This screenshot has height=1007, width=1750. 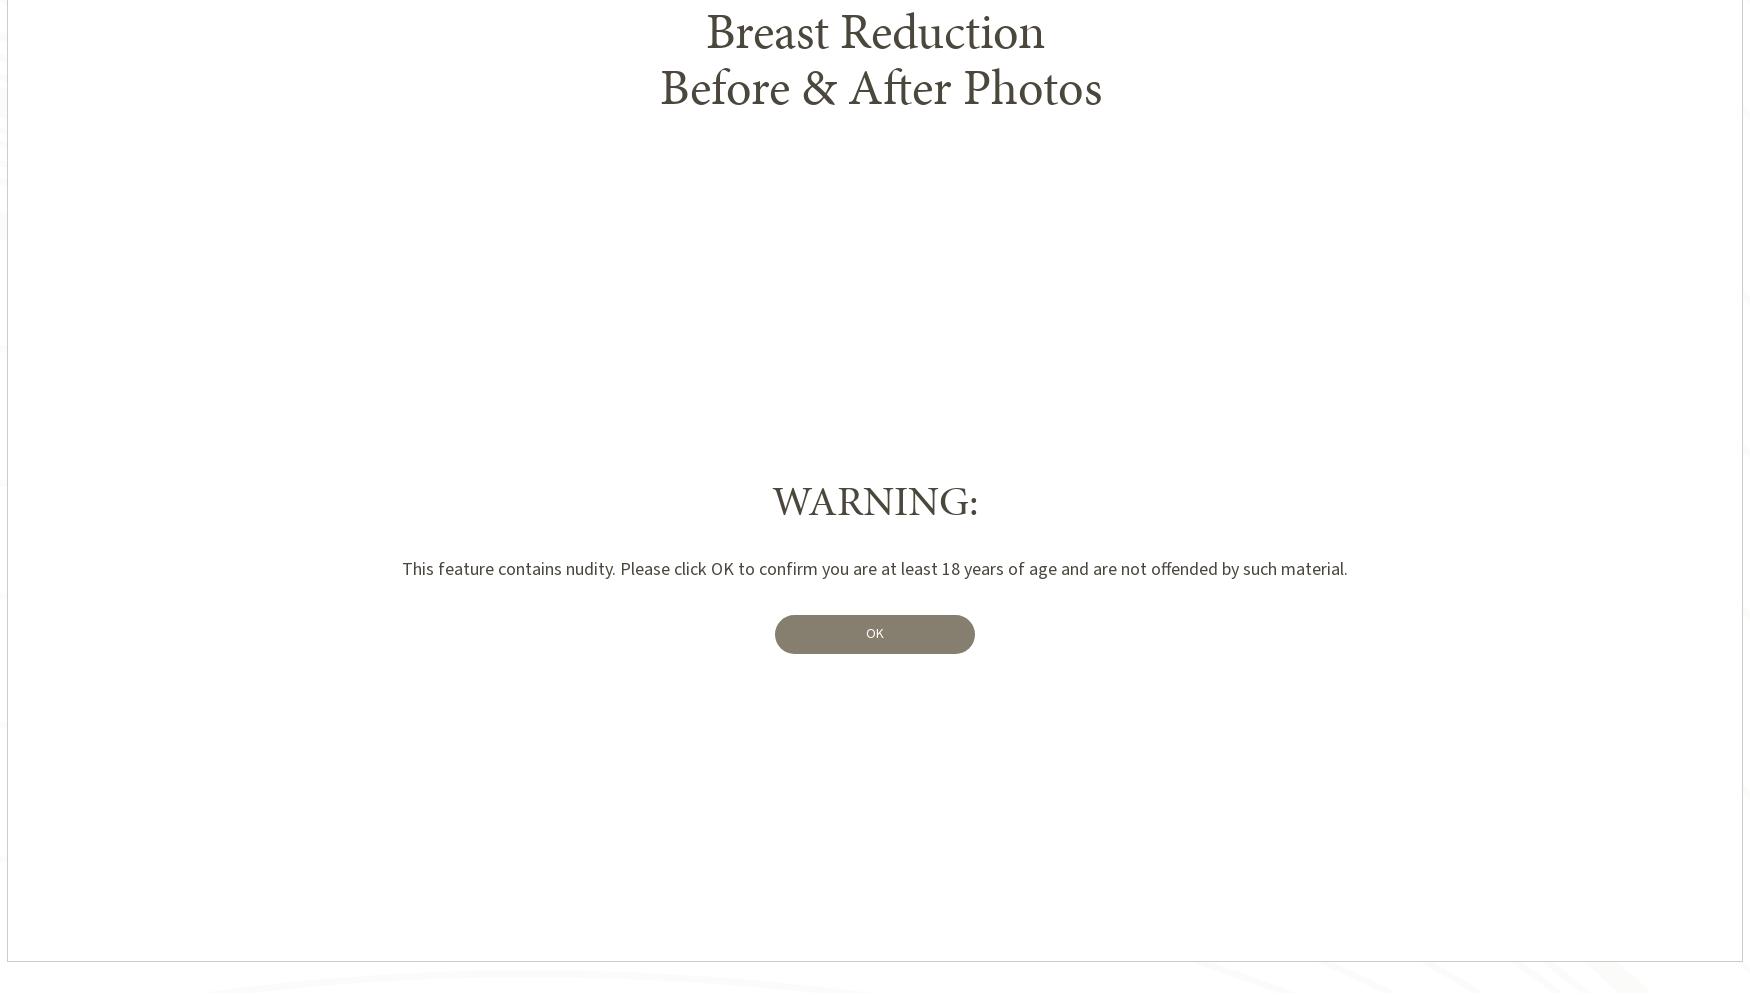 I want to click on '1', so click(x=879, y=822).